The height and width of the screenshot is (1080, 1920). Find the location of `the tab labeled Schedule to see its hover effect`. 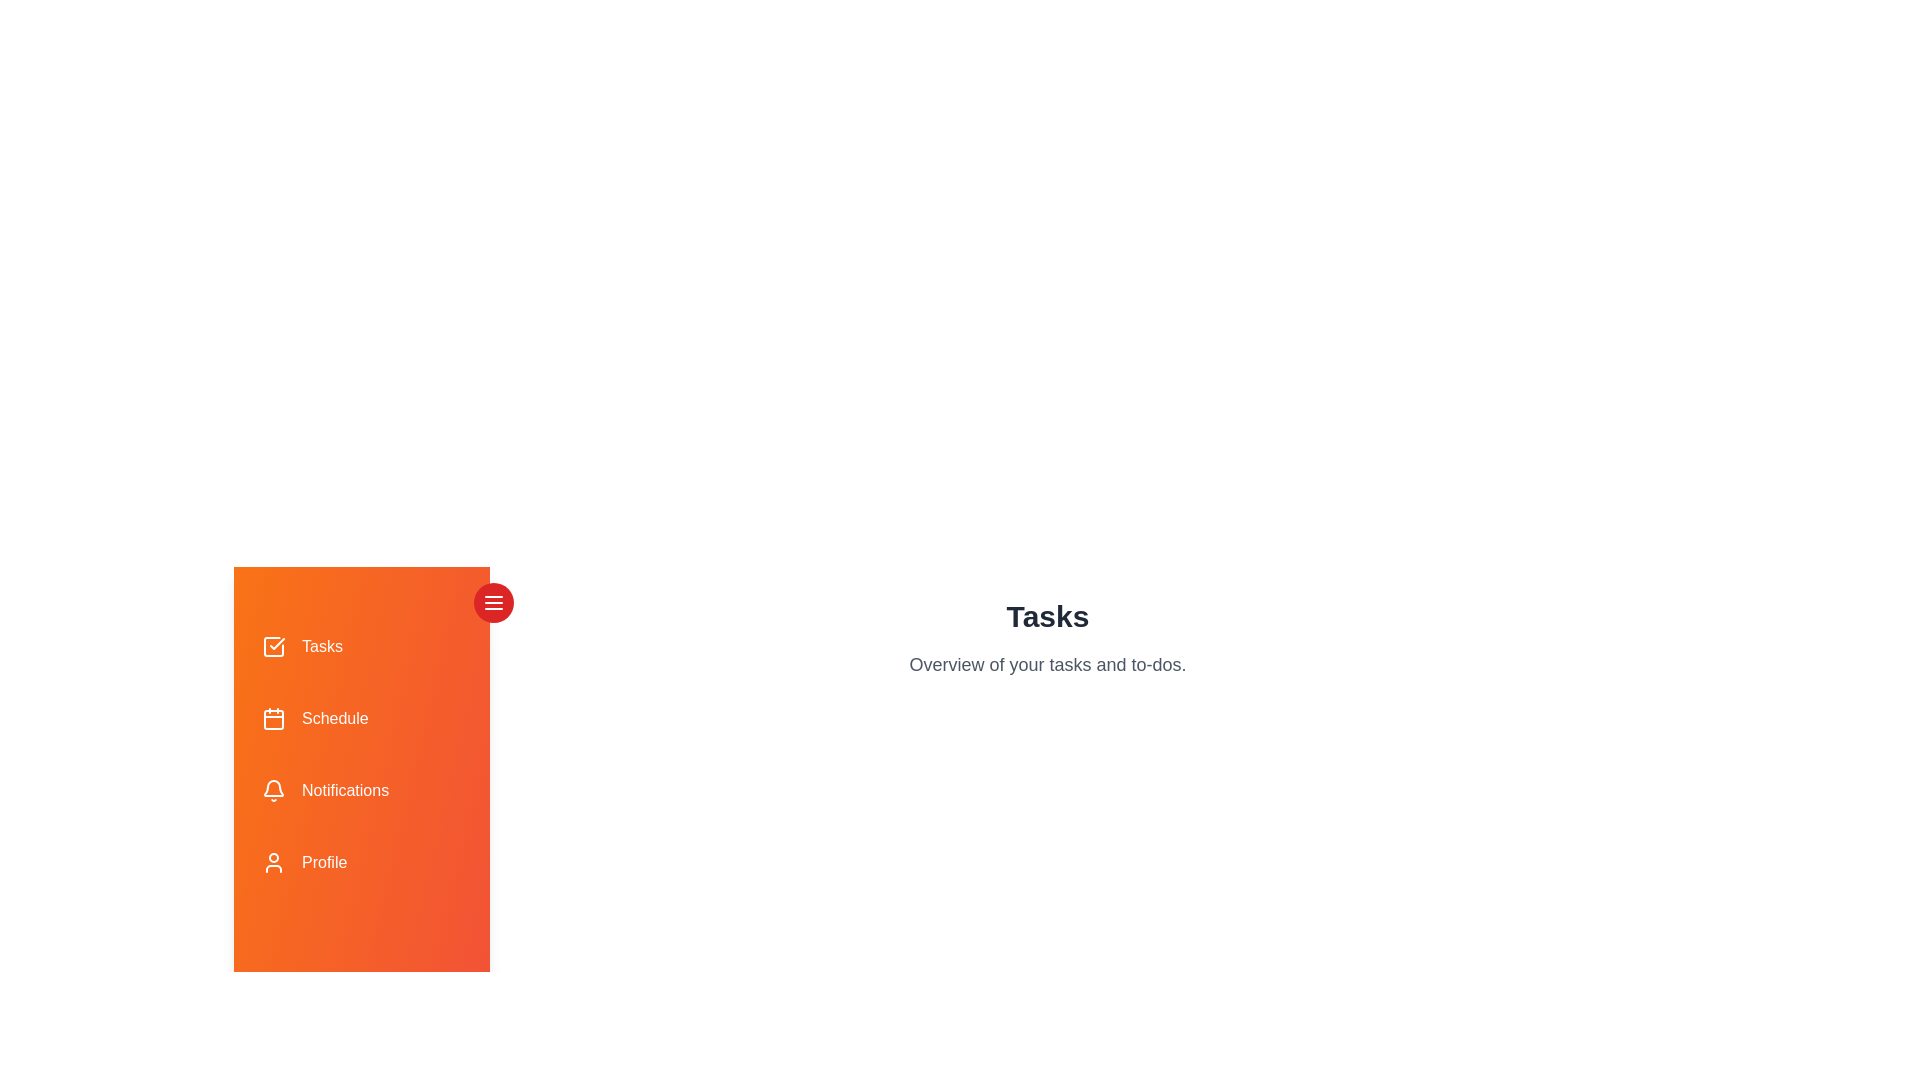

the tab labeled Schedule to see its hover effect is located at coordinates (361, 717).